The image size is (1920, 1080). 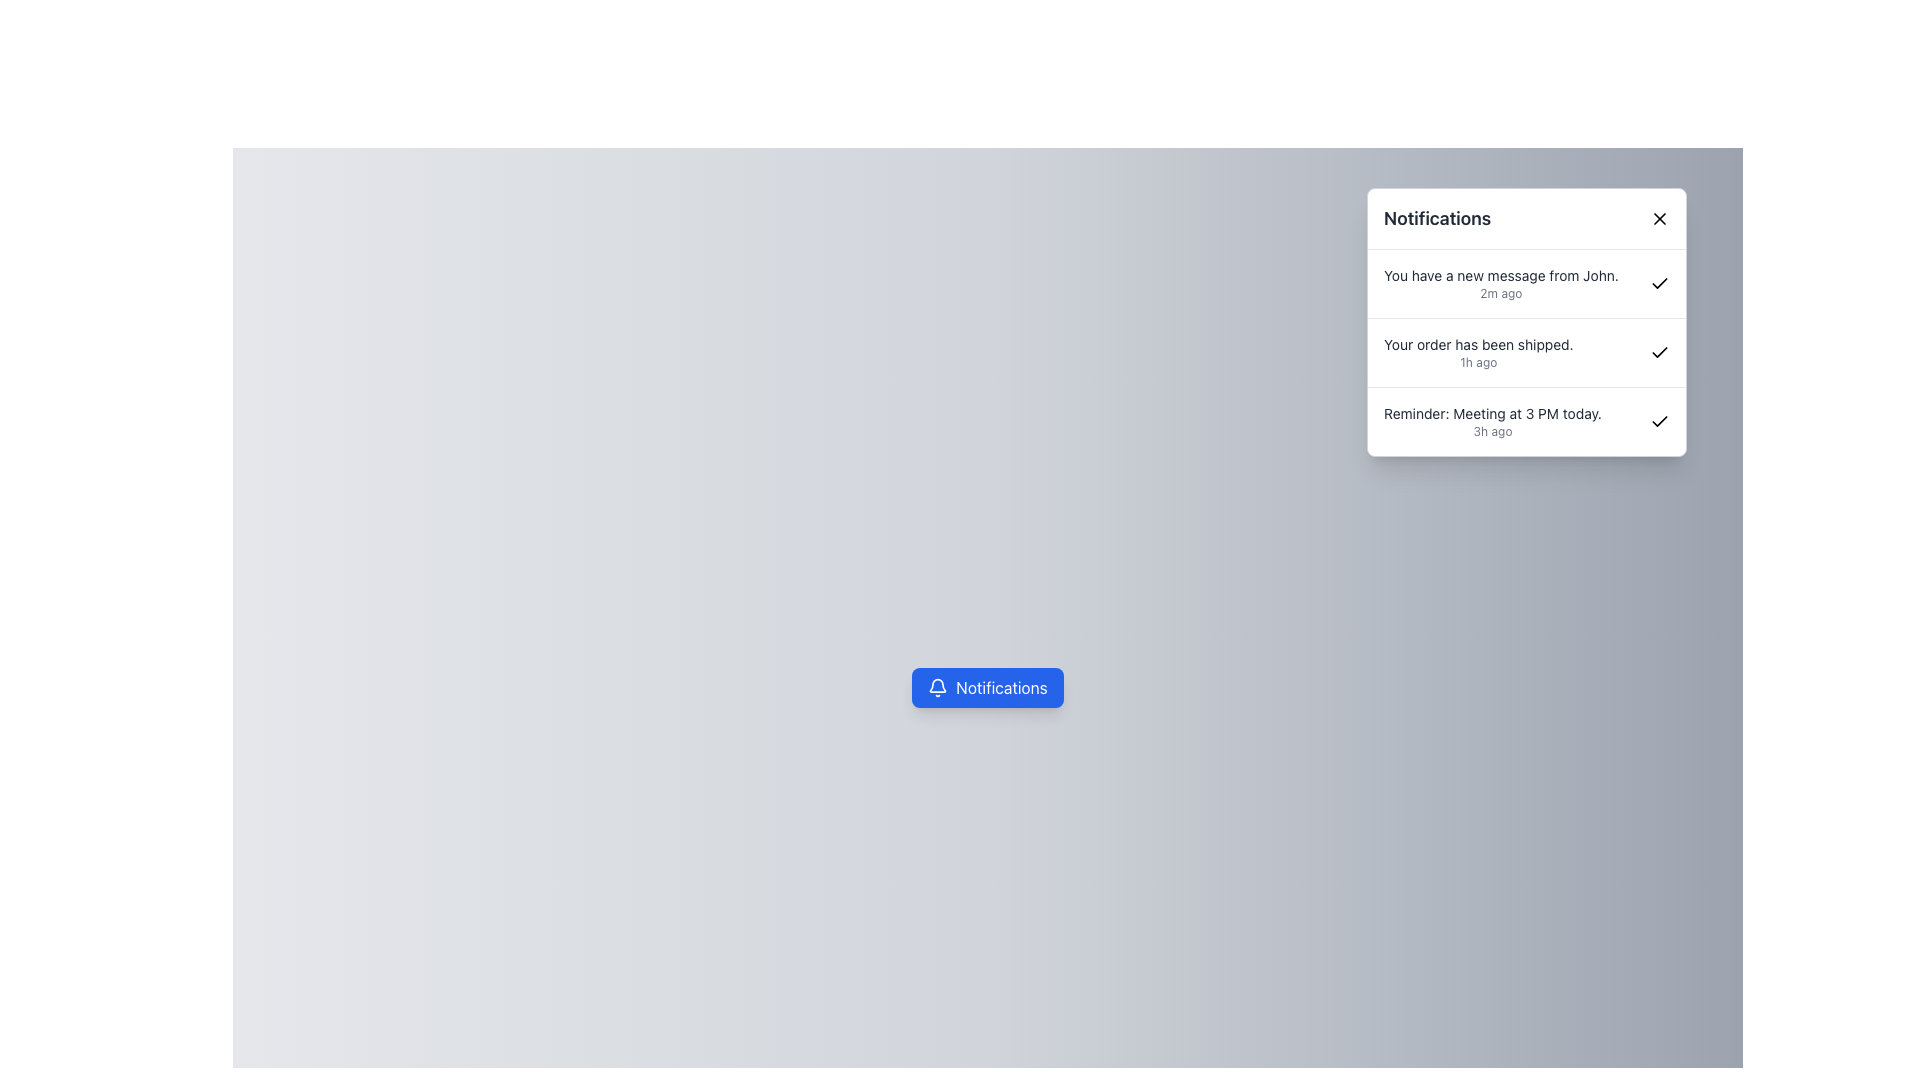 What do you see at coordinates (1525, 350) in the screenshot?
I see `the notification icon next to 'Your order has been shipped.' for additional actions` at bounding box center [1525, 350].